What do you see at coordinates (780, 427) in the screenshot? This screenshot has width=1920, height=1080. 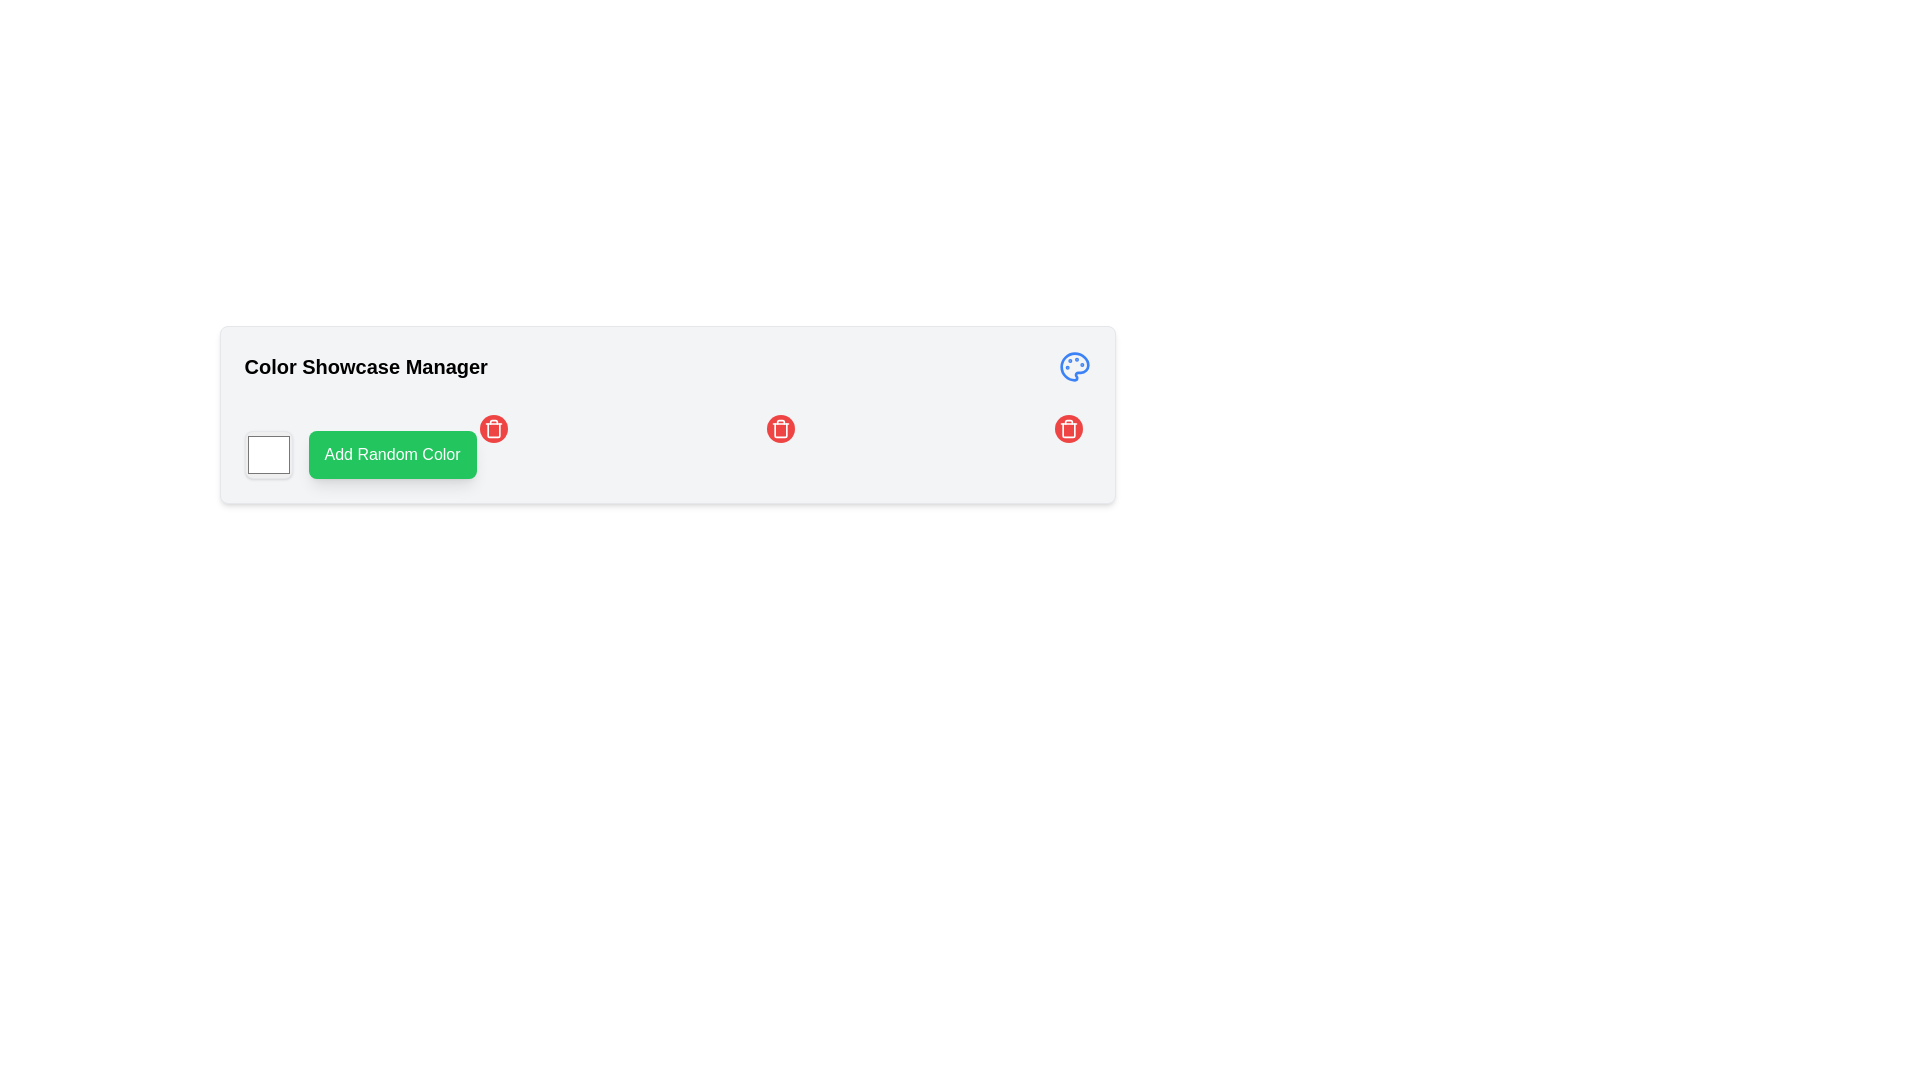 I see `the small circular red button with a white trash can icon in the top-right corner` at bounding box center [780, 427].